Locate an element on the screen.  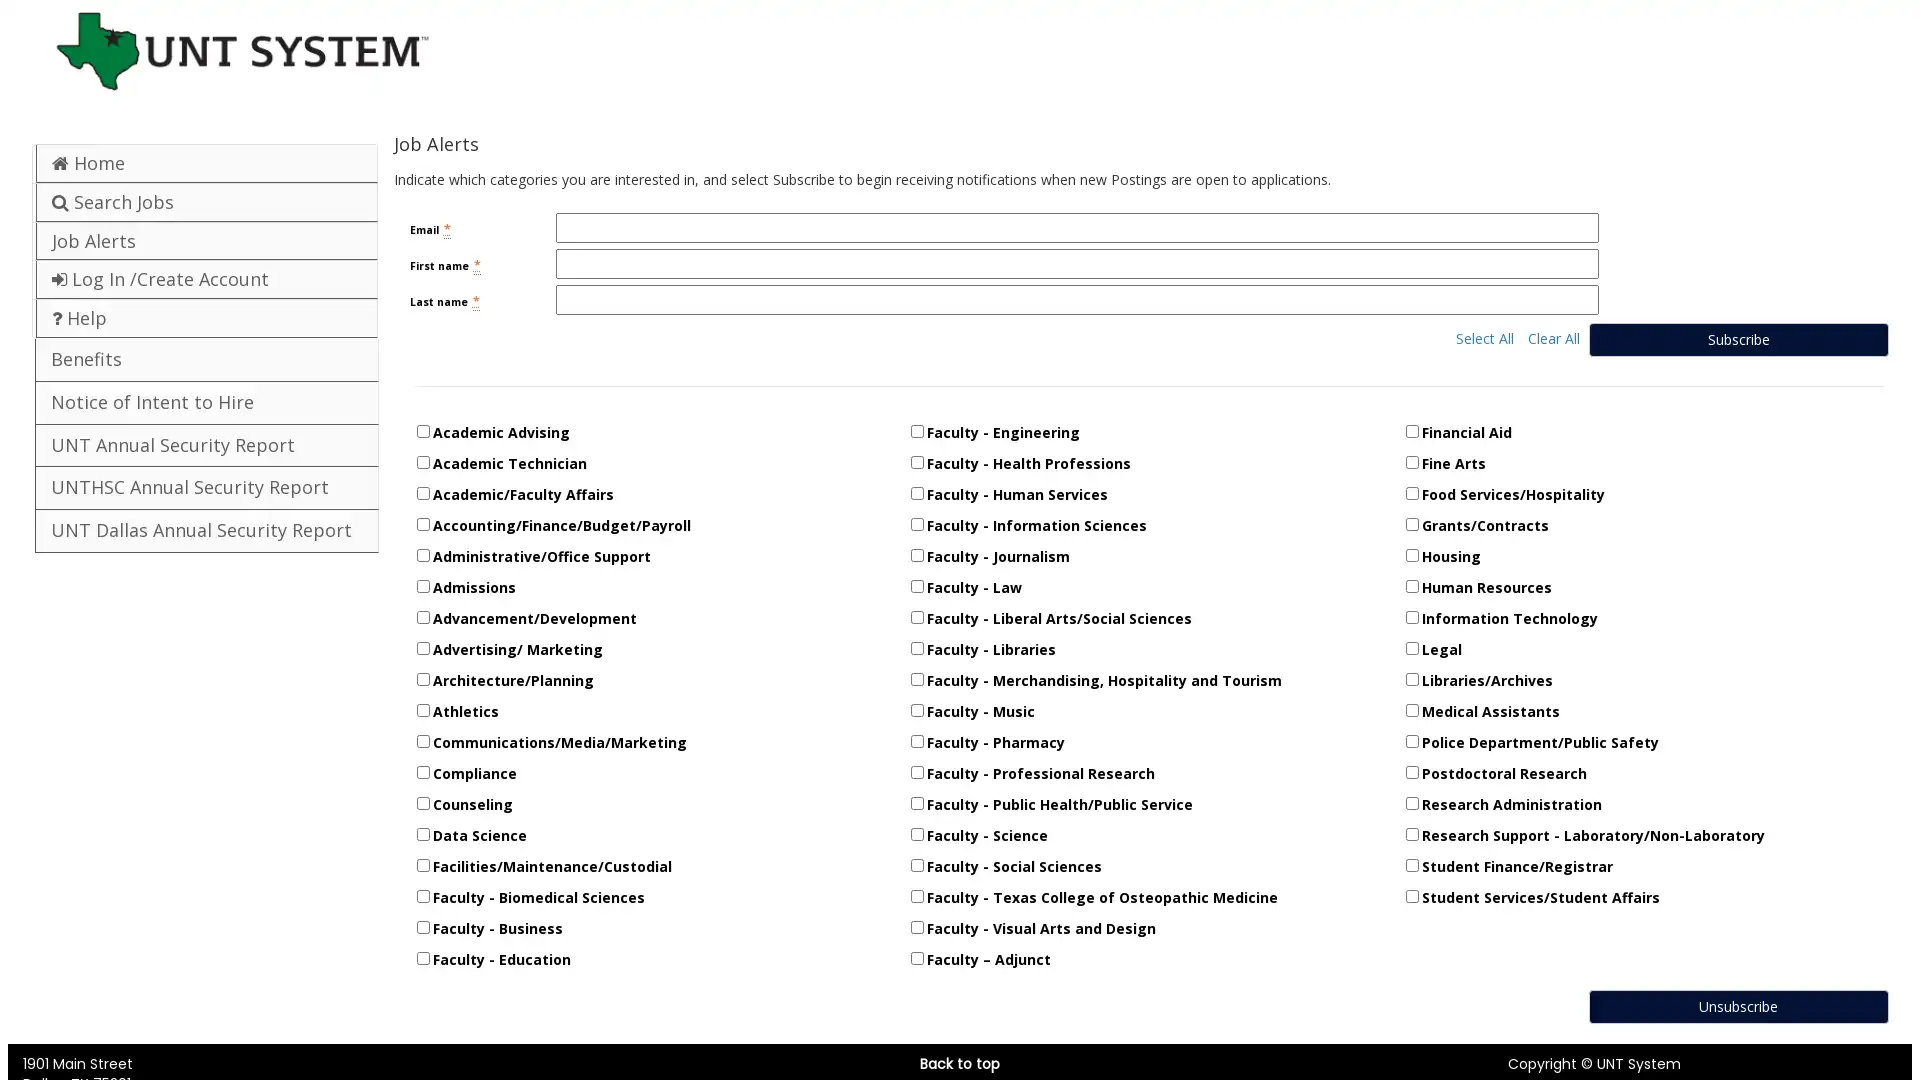
Subscribe is located at coordinates (1736, 338).